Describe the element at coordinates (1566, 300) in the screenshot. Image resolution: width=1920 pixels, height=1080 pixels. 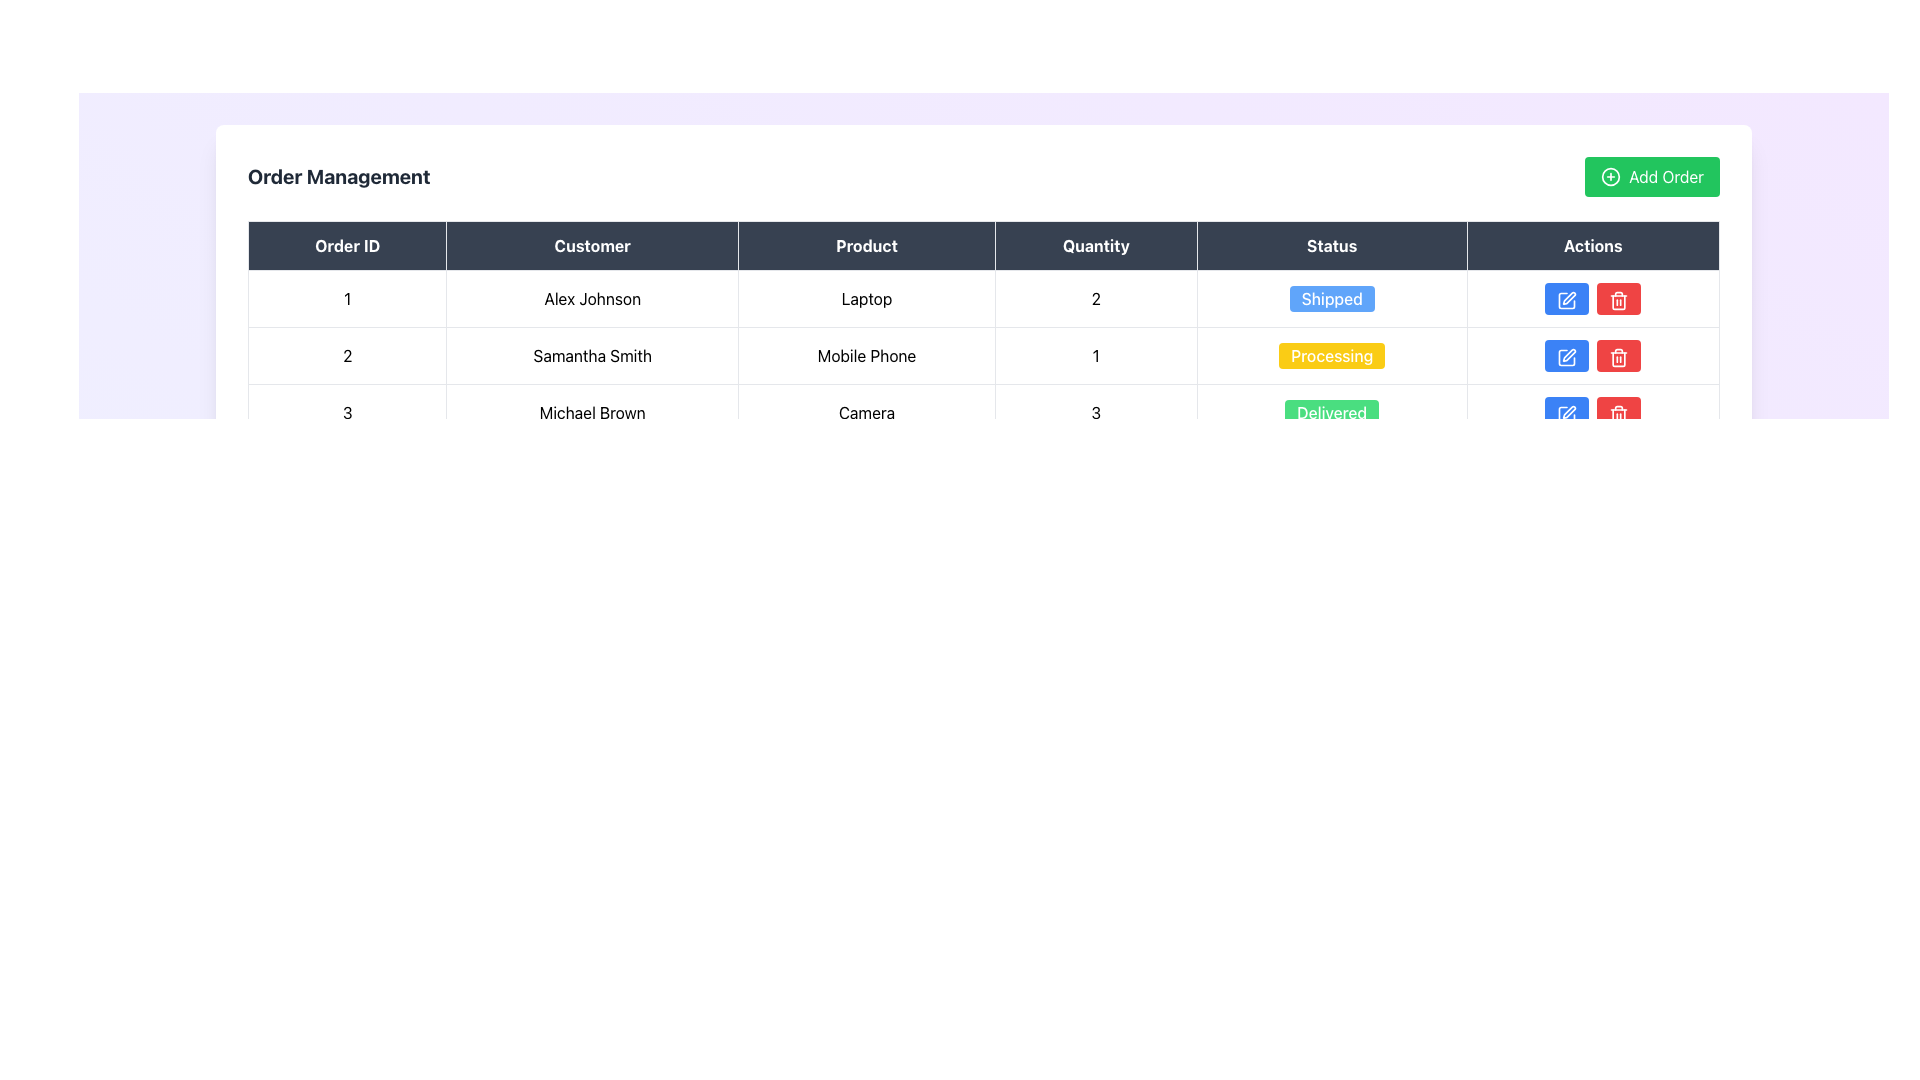
I see `the edit icon button located in the 'Actions' column of the first table row` at that location.